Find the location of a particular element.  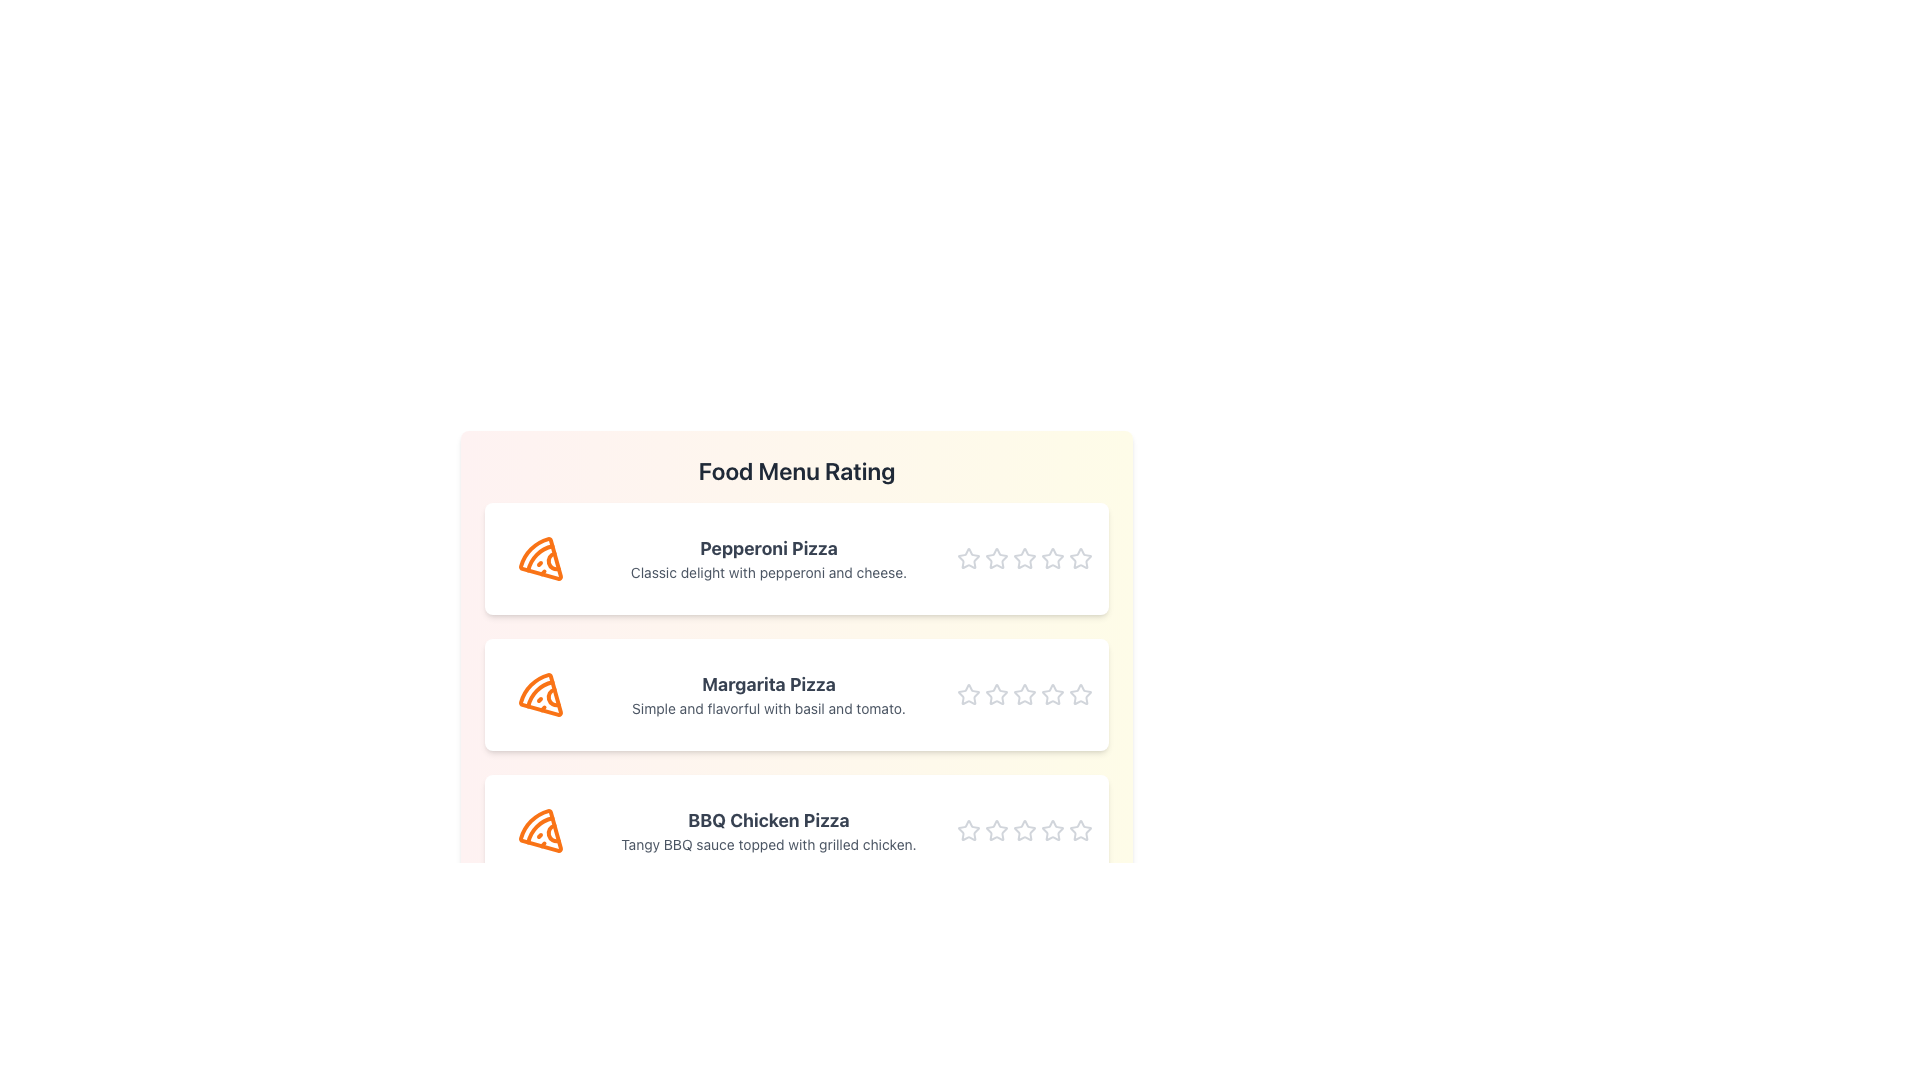

the food type associated with the orange pizza slice icon is located at coordinates (541, 693).